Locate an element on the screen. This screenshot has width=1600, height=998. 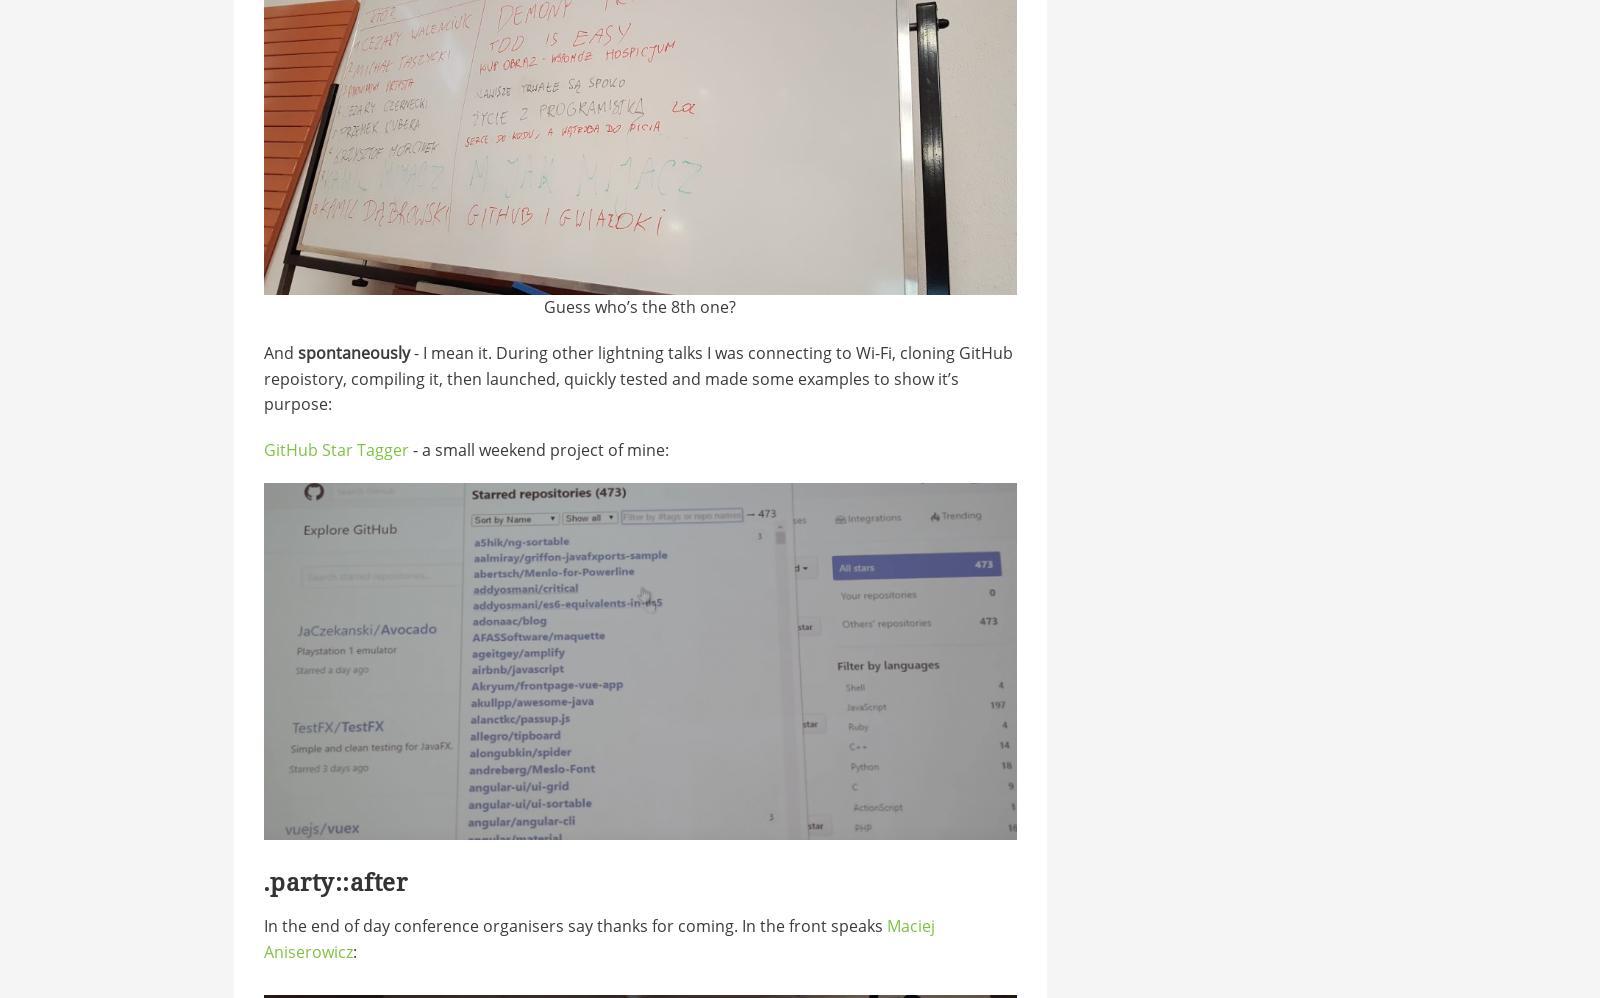
'Guess who’s the 8th one?' is located at coordinates (640, 306).